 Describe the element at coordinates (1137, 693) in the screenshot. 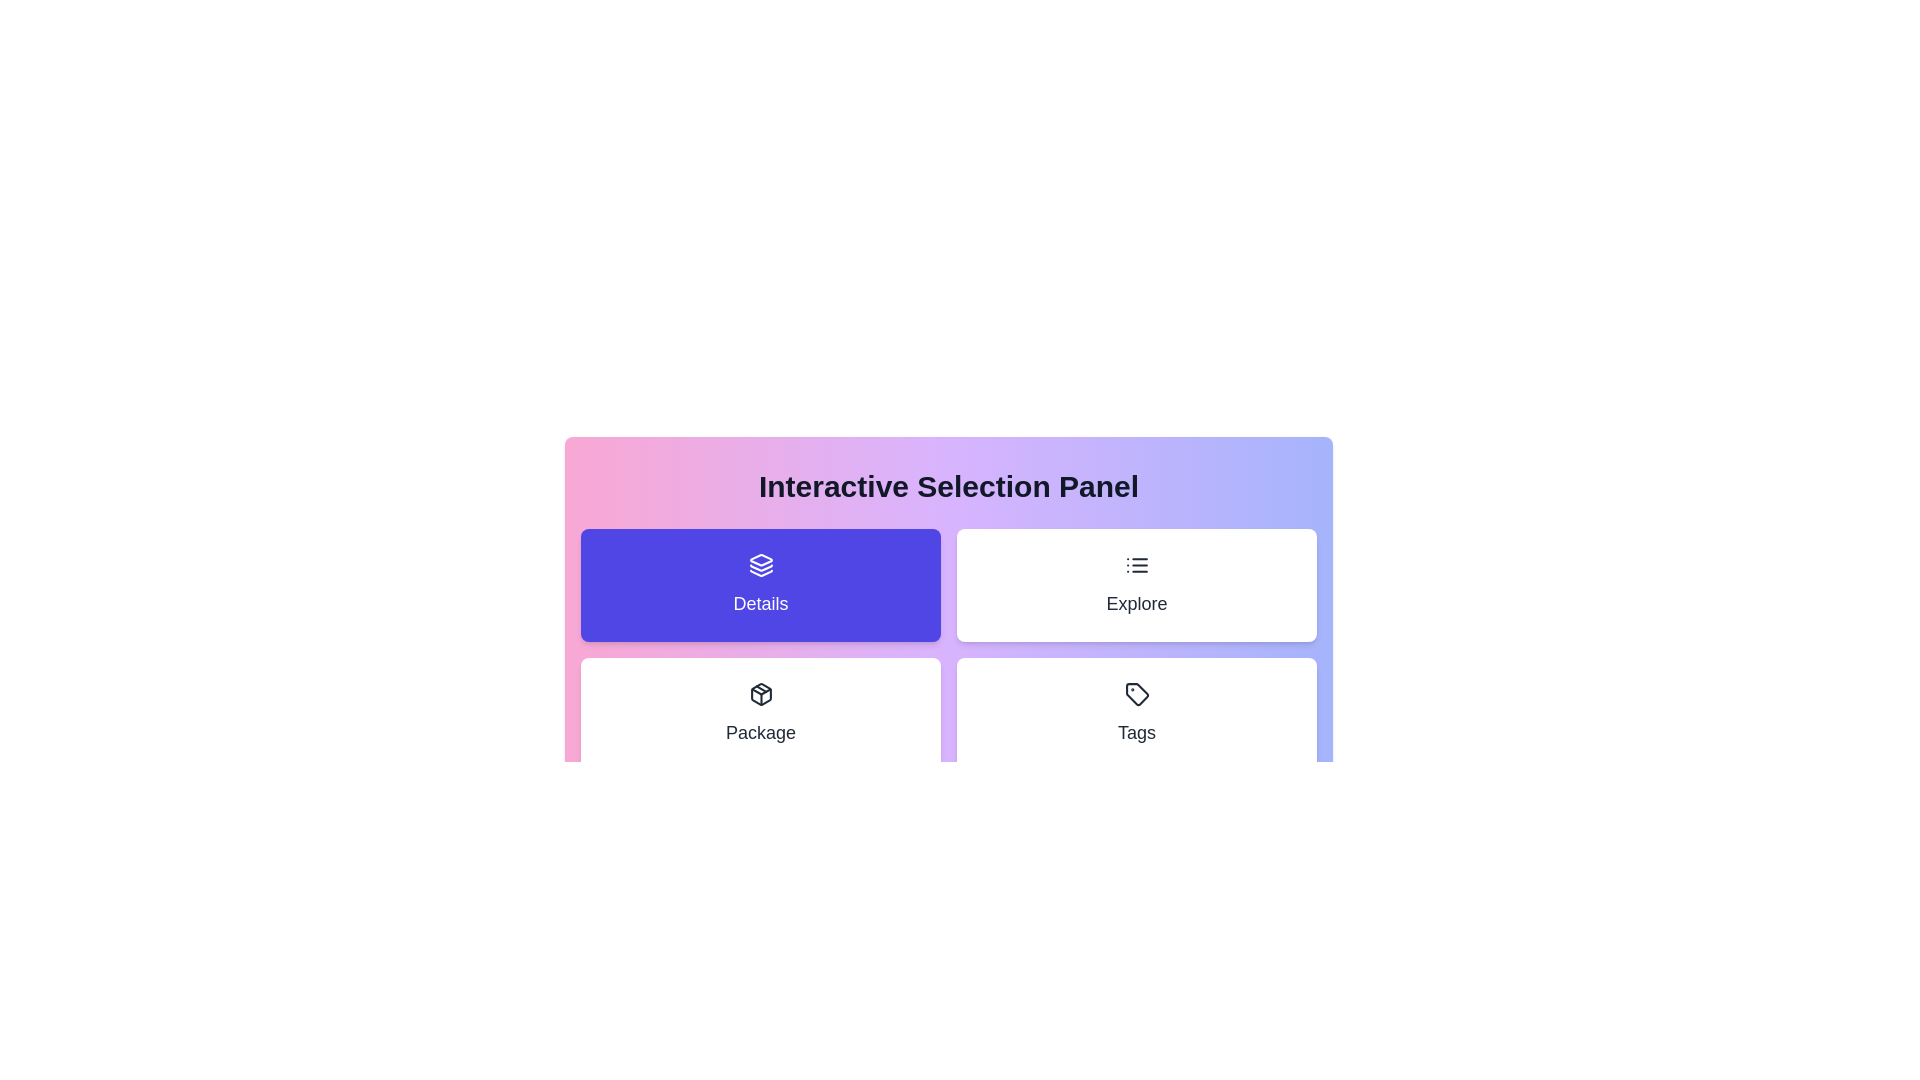

I see `the graphical icon representing a tag symbol, which is located in the bottom-right option labeled 'Tags' within a four-option interactive panel` at that location.